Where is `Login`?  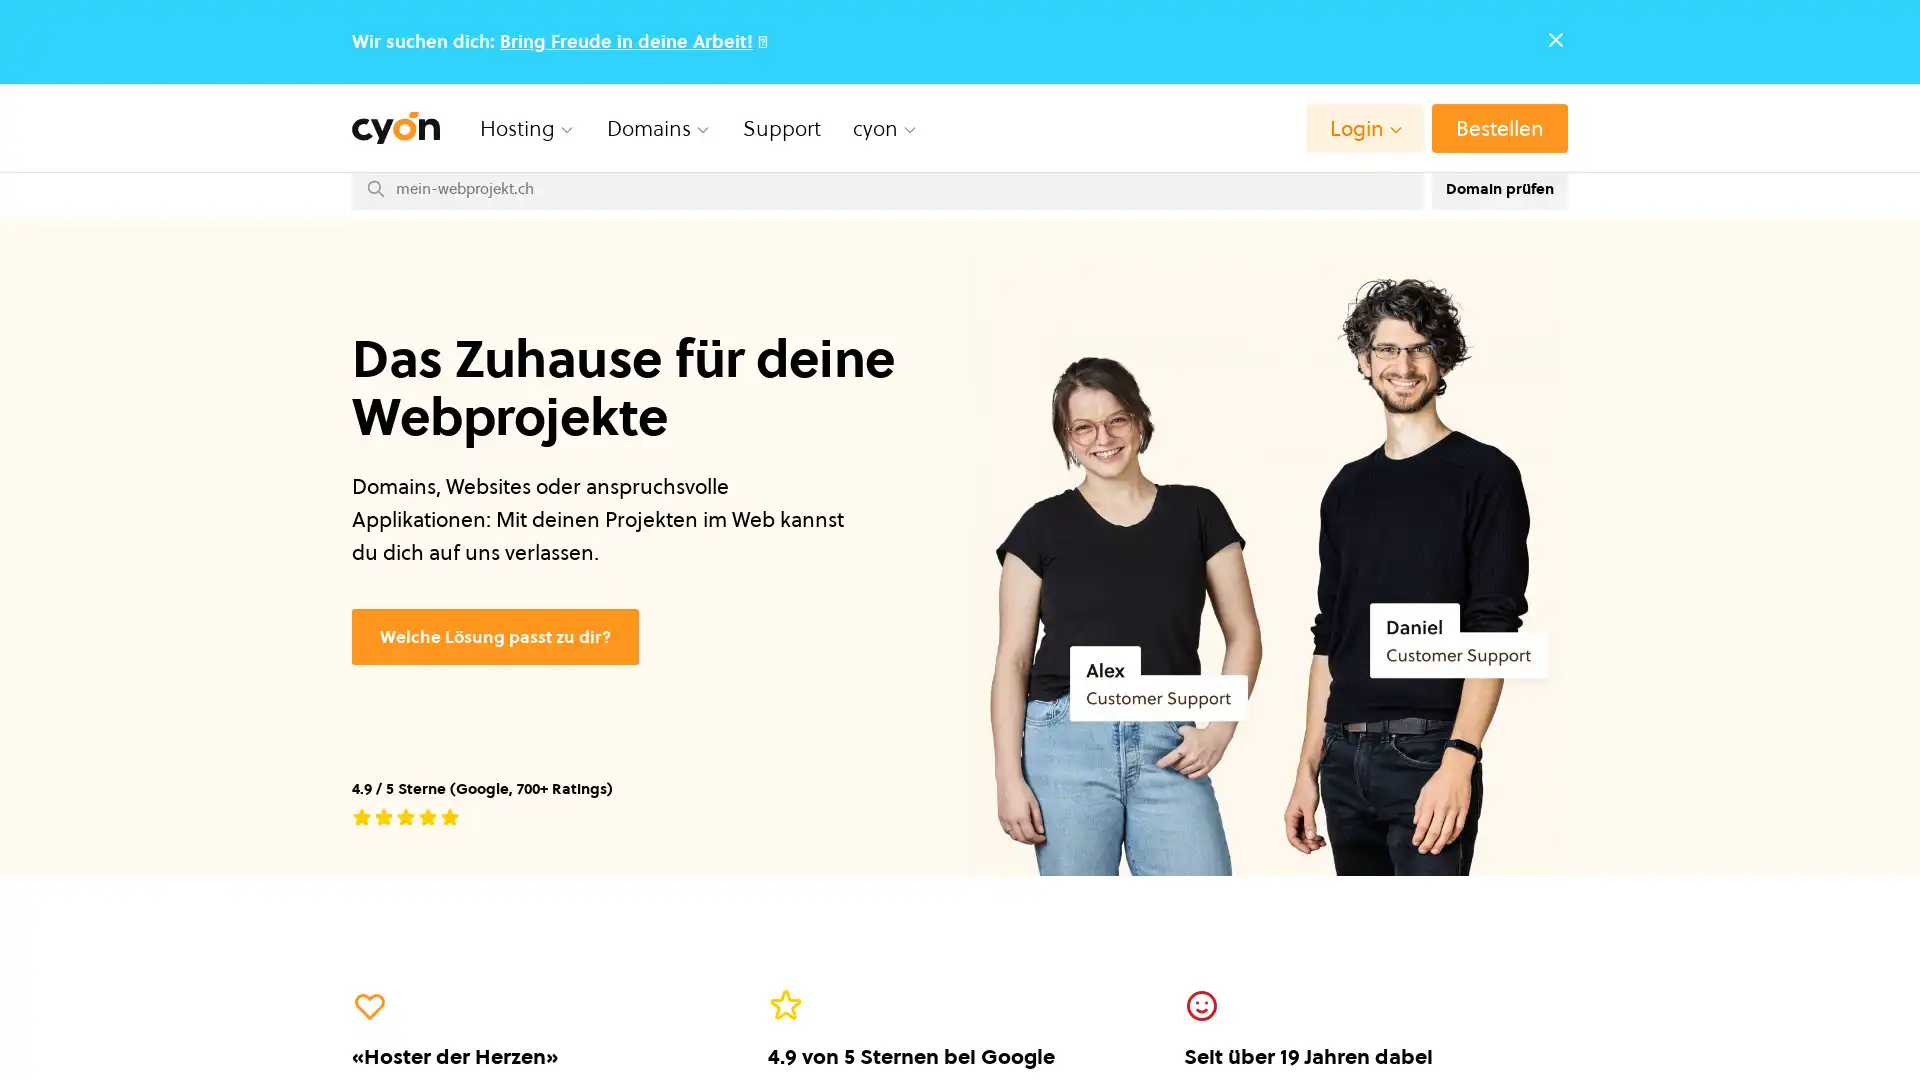 Login is located at coordinates (1363, 127).